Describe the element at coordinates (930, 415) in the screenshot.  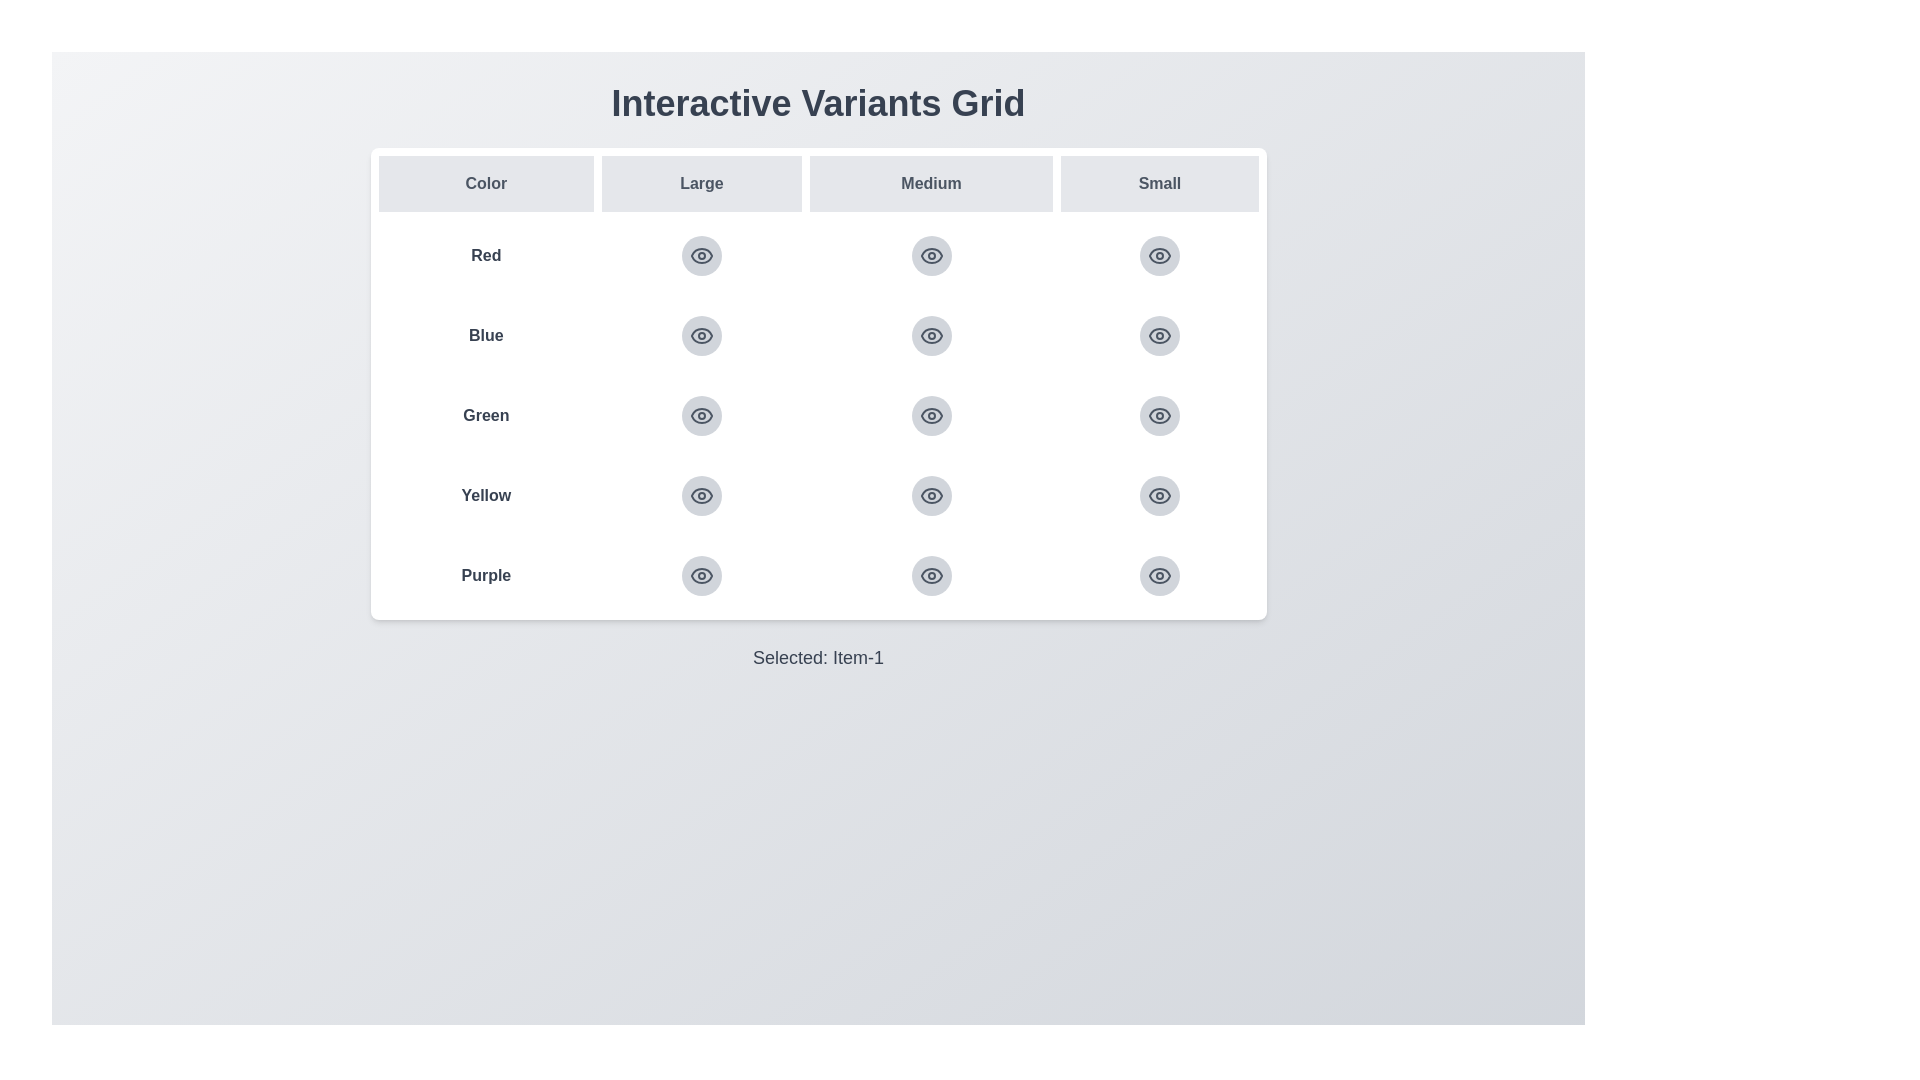
I see `the circular button with a gray background and an eye icon in the center, located in the 'Green' row and 'Medium' column of the grid layout` at that location.